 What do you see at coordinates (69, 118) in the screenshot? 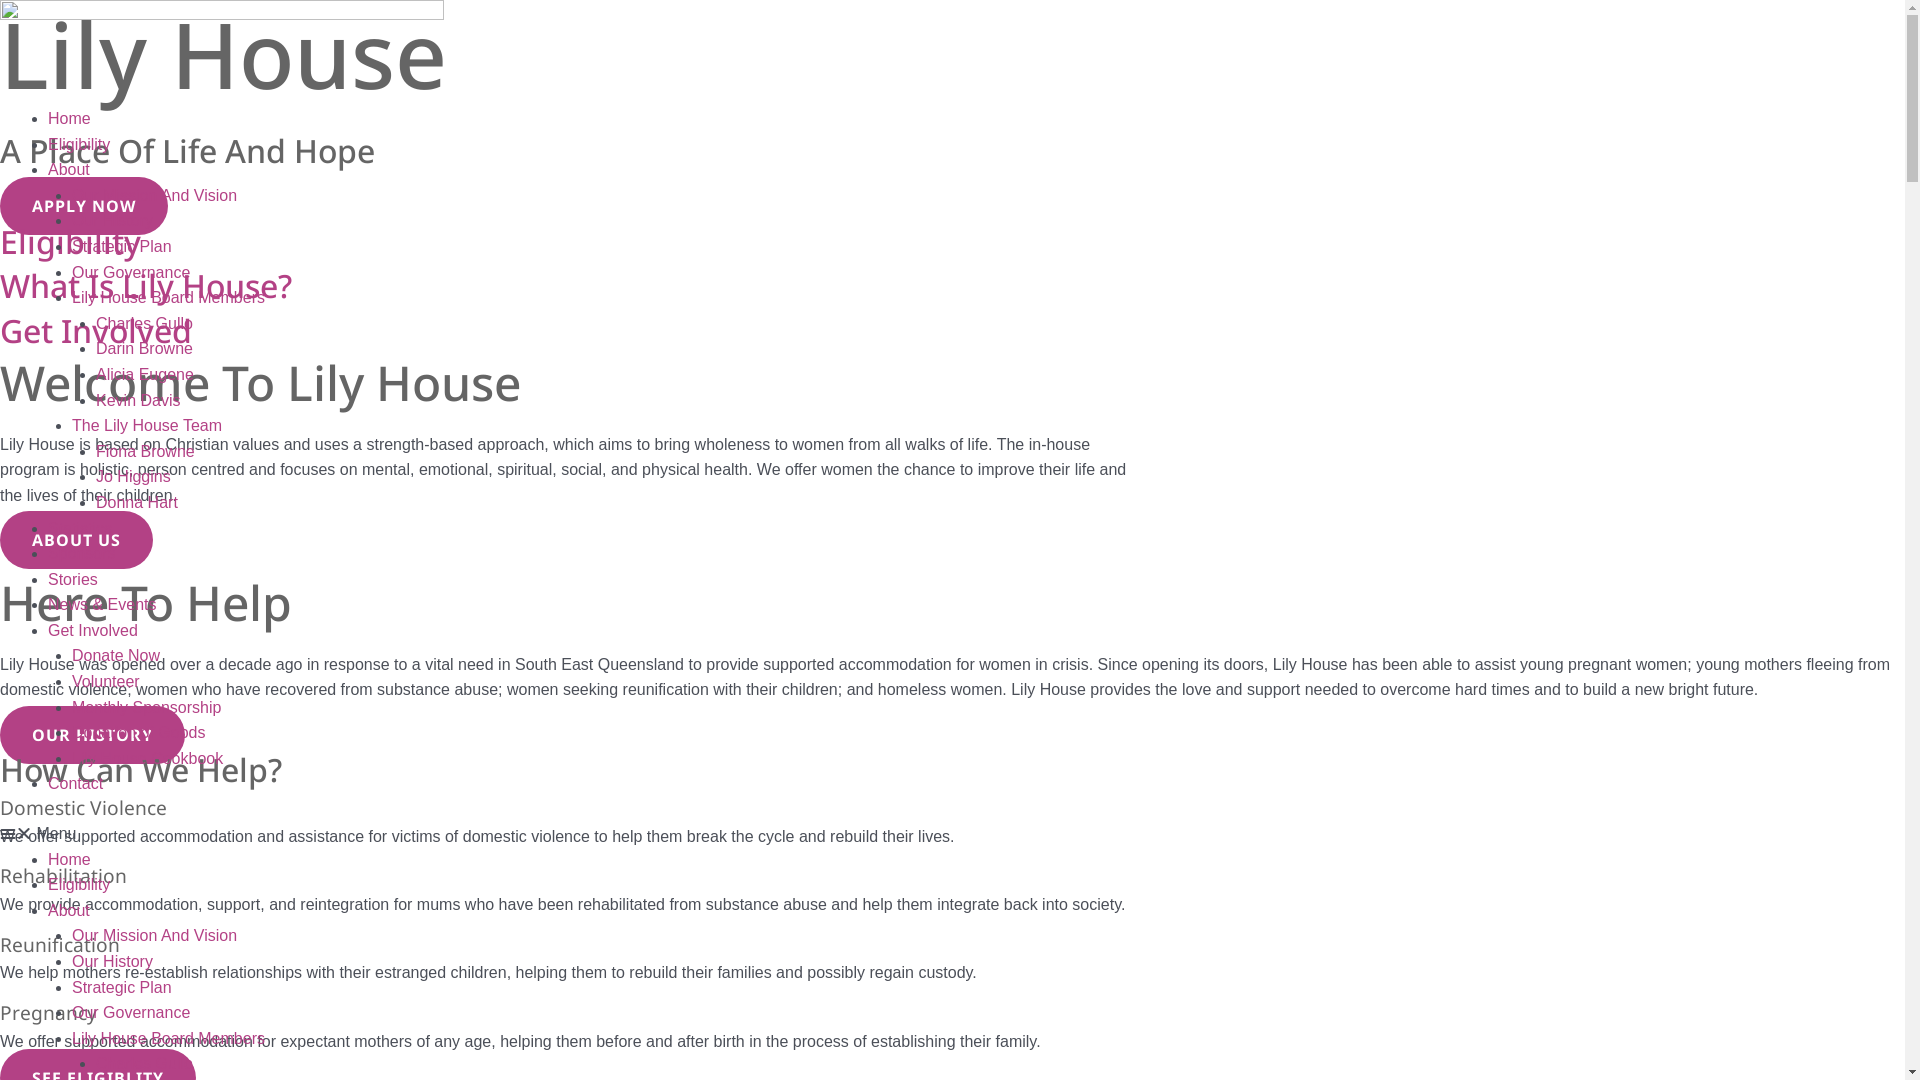
I see `'Home'` at bounding box center [69, 118].